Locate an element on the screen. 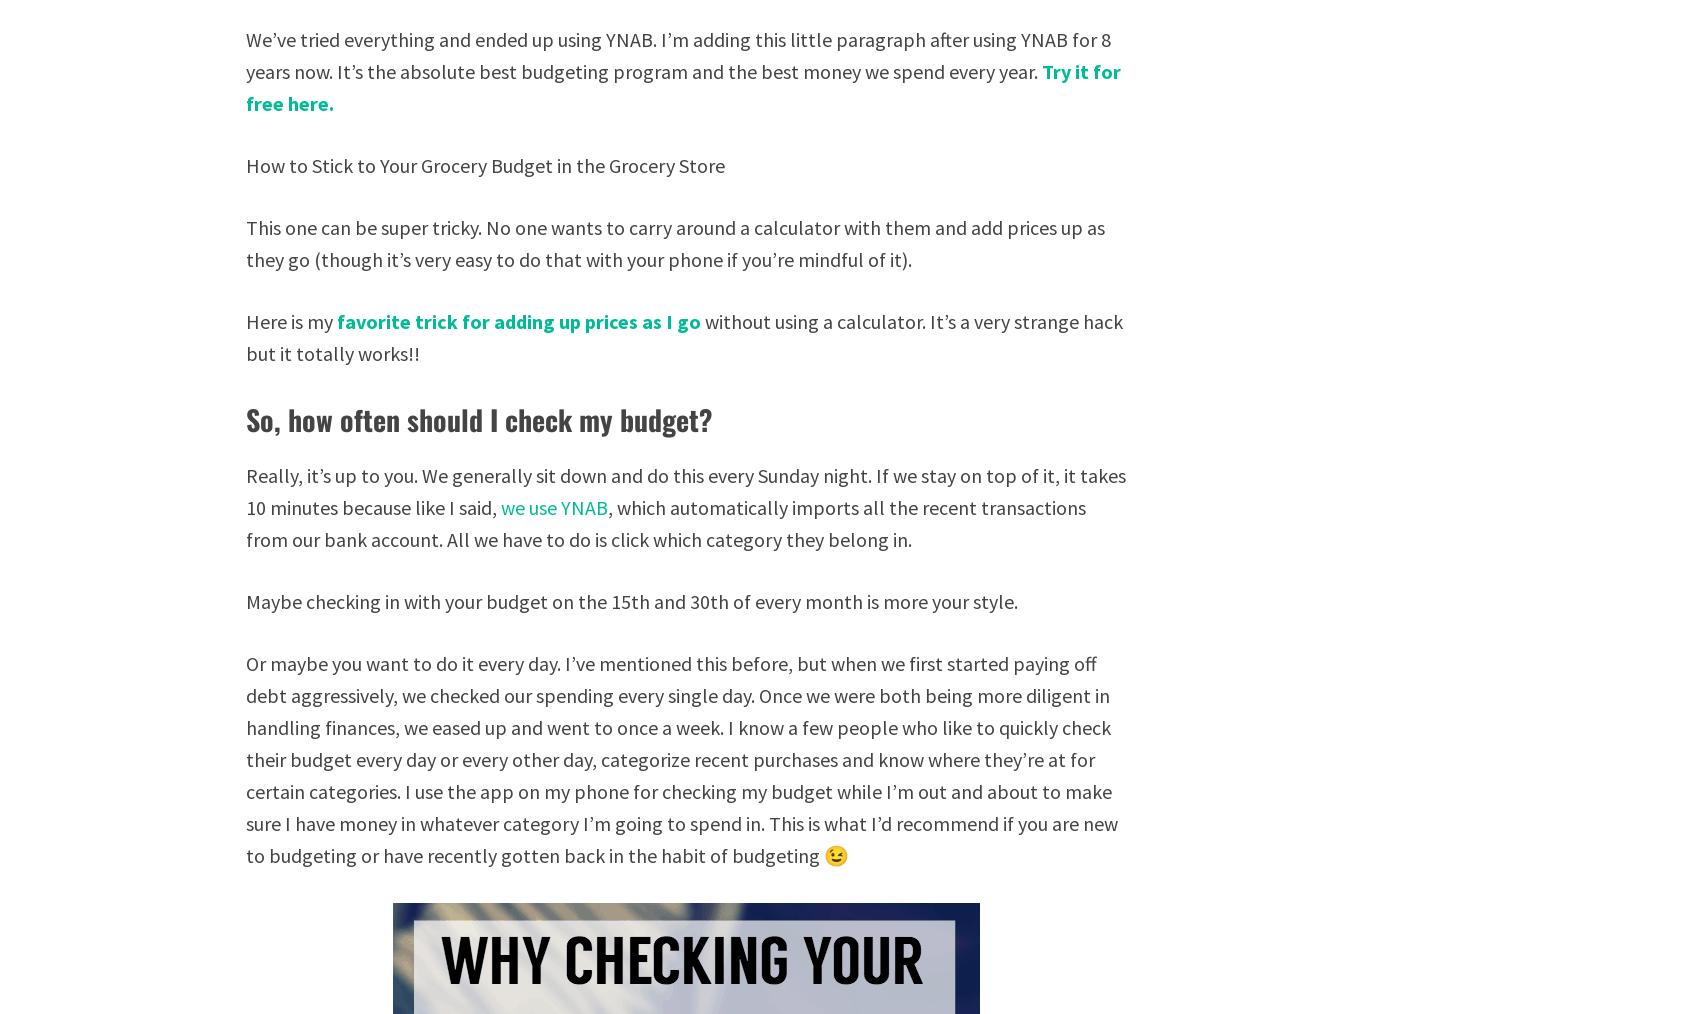 This screenshot has height=1014, width=1692. 'Or maybe you want to do it every day. I’ve mentioned this before, but when we first started paying off debt aggressively, we checked our spending every single day. Once we were both being more diligent in handling finances, we eased up and went to once a week. I know a few people who like to quickly check their budget every day or every other day, categorize recent purchases and know where they’re at for certain categories. I use the app on my phone for checking my budget while I’m out and about to make sure I have money in whatever category I’m going to spend in. This is what I’d recommend if you are new to budgeting or have recently gotten back in the habit of budgeting 😉' is located at coordinates (682, 757).